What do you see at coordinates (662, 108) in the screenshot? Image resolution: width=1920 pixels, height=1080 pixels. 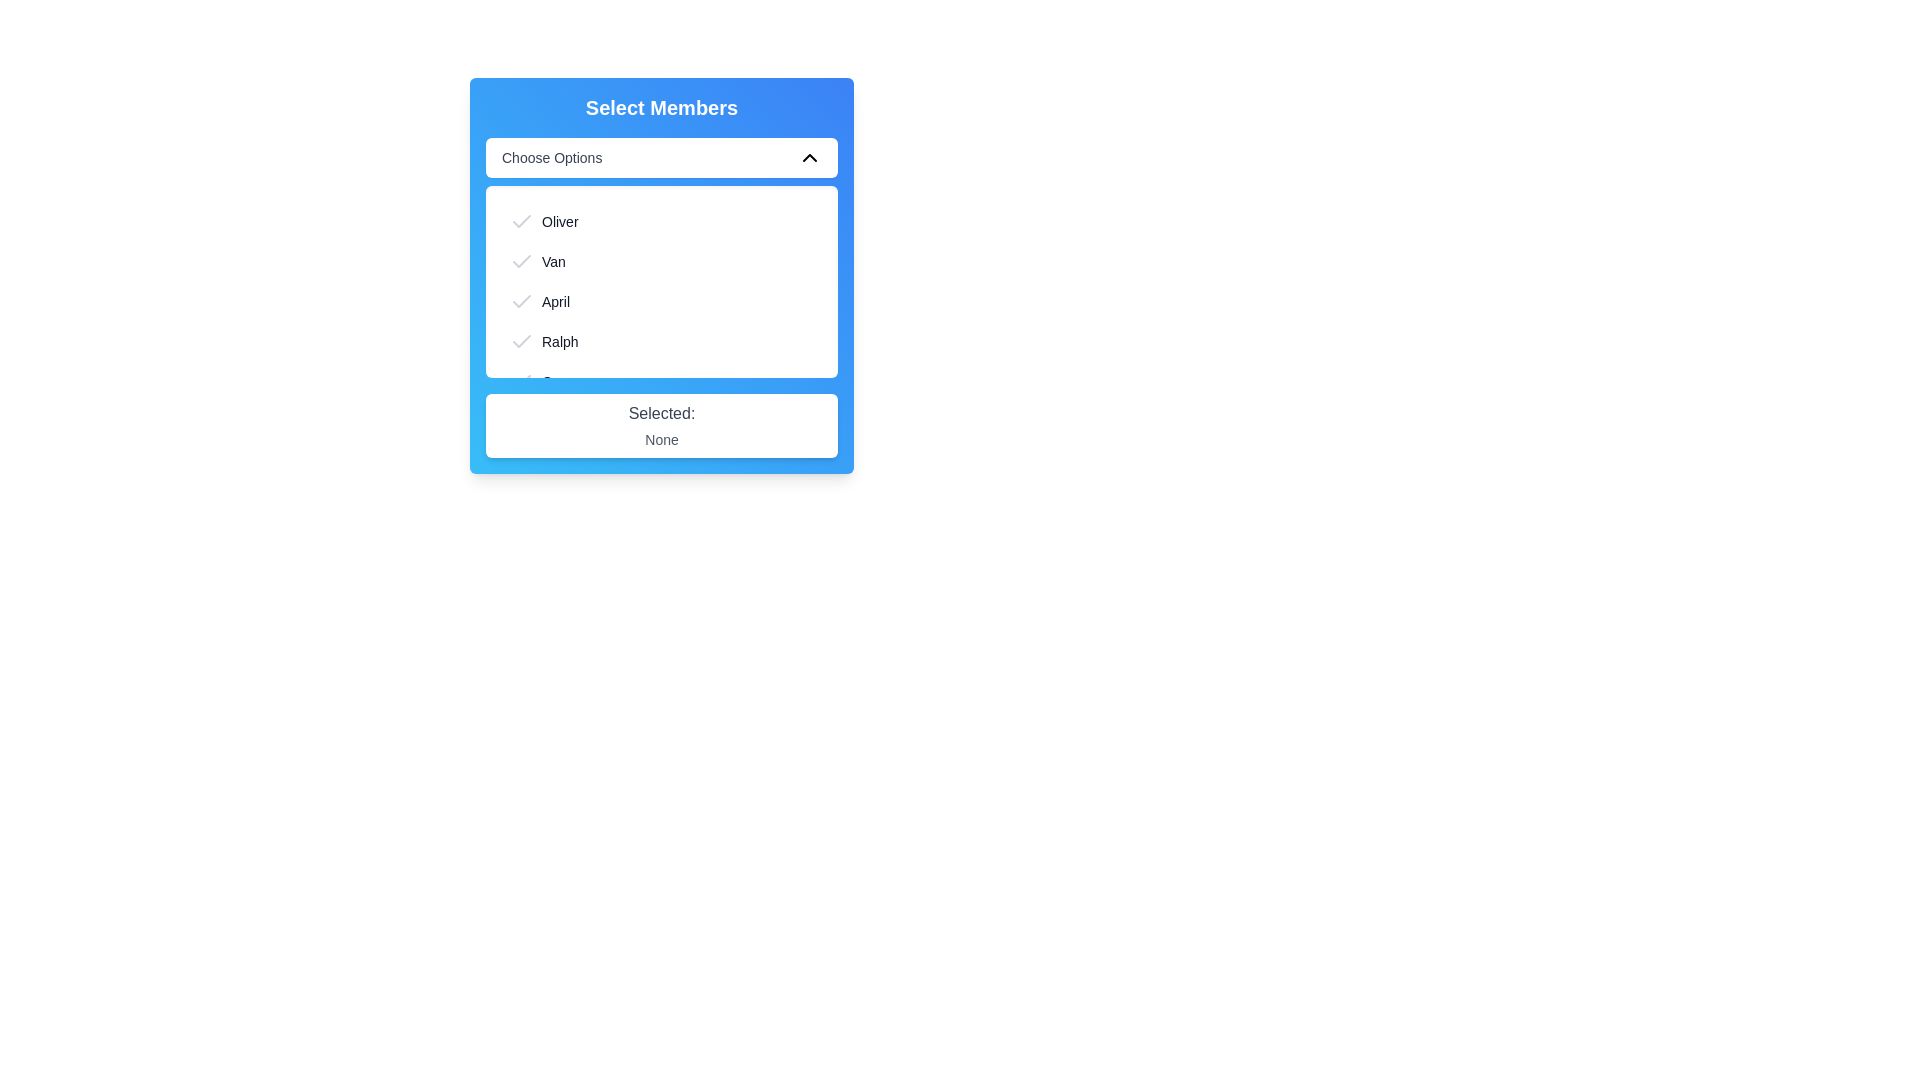 I see `the static text label functioning as a header or title, which indicates the purpose of the member selection interface, positioned at the top-center of the card-like structure above the 'Choose Options' button` at bounding box center [662, 108].